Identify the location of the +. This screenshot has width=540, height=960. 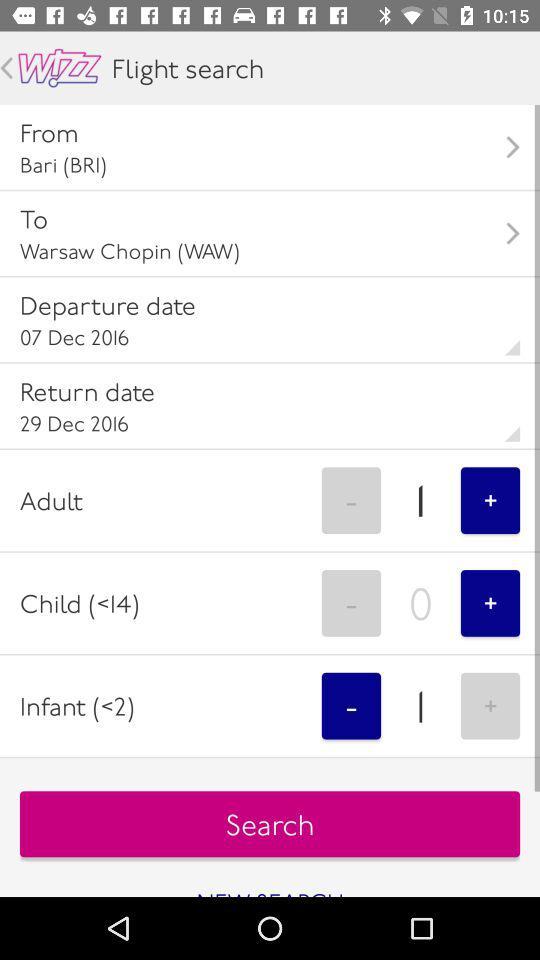
(489, 499).